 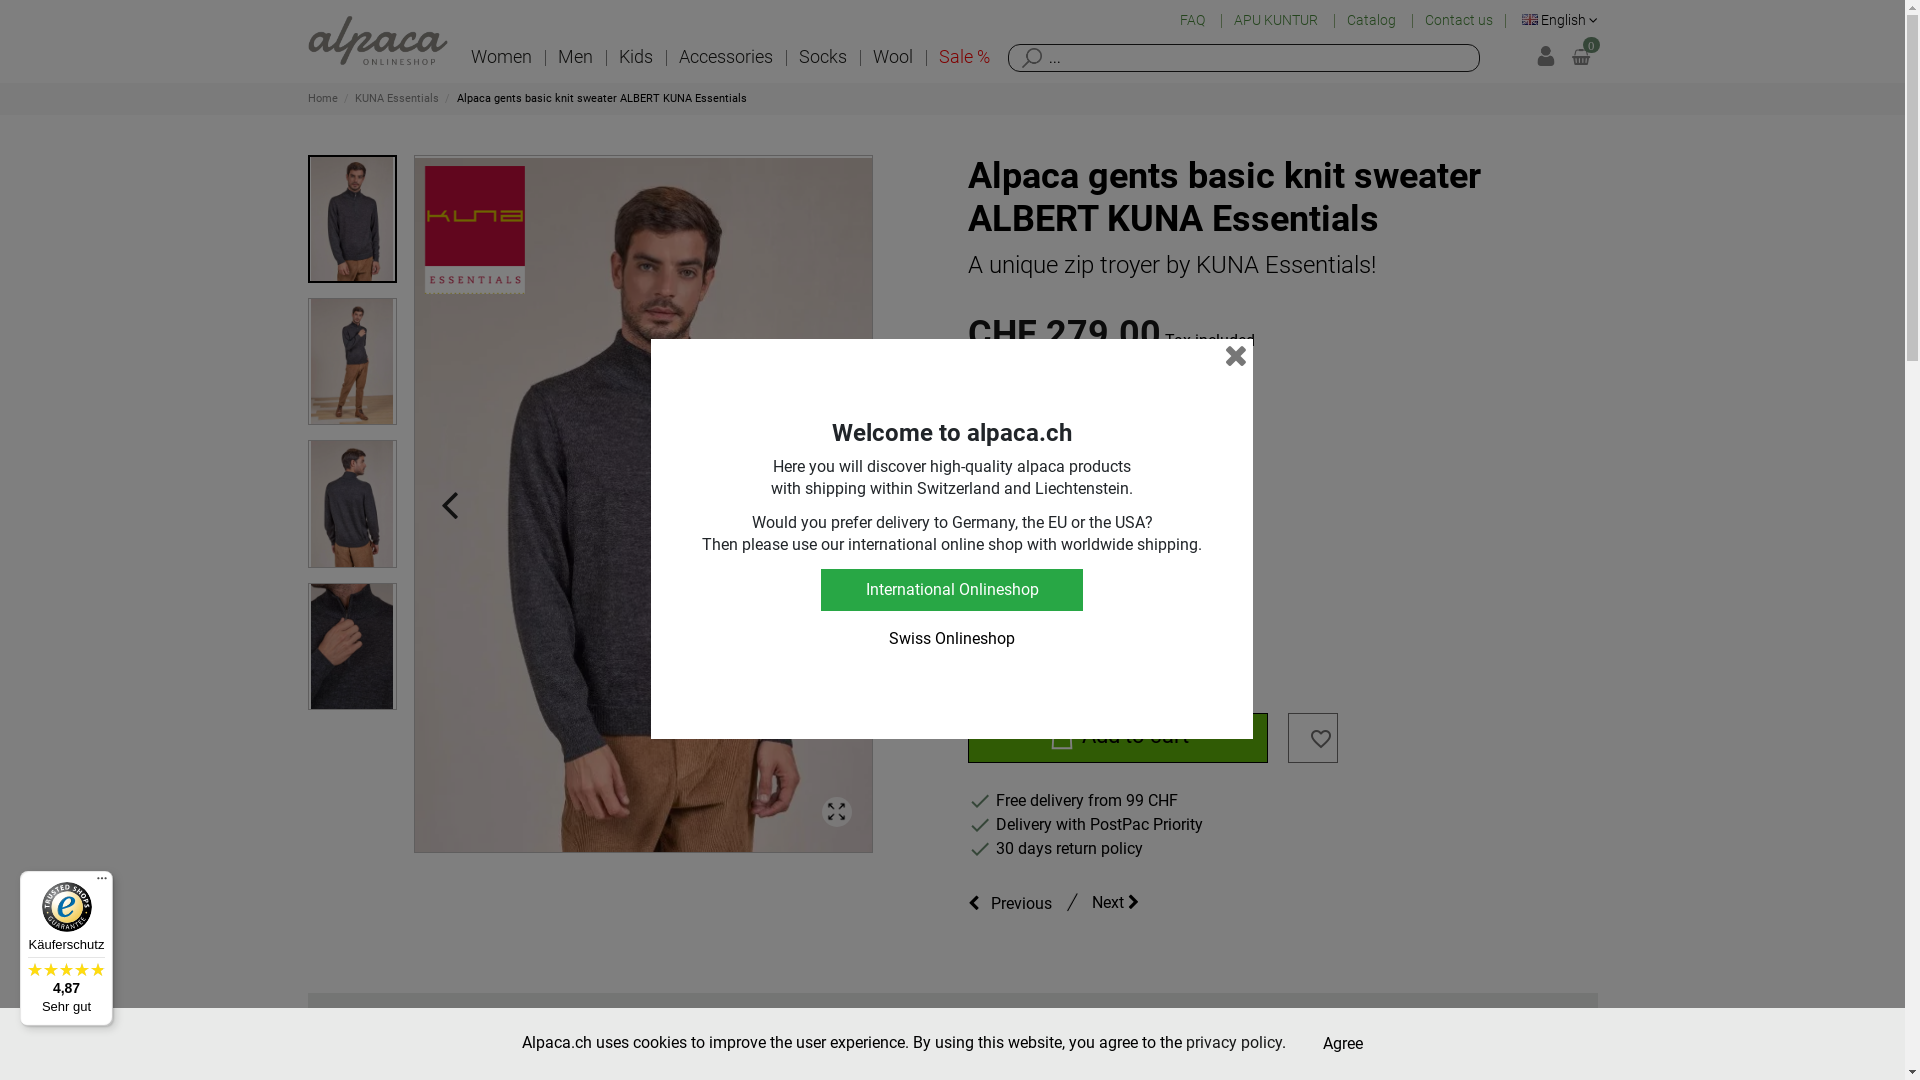 What do you see at coordinates (1579, 56) in the screenshot?
I see `'0'` at bounding box center [1579, 56].